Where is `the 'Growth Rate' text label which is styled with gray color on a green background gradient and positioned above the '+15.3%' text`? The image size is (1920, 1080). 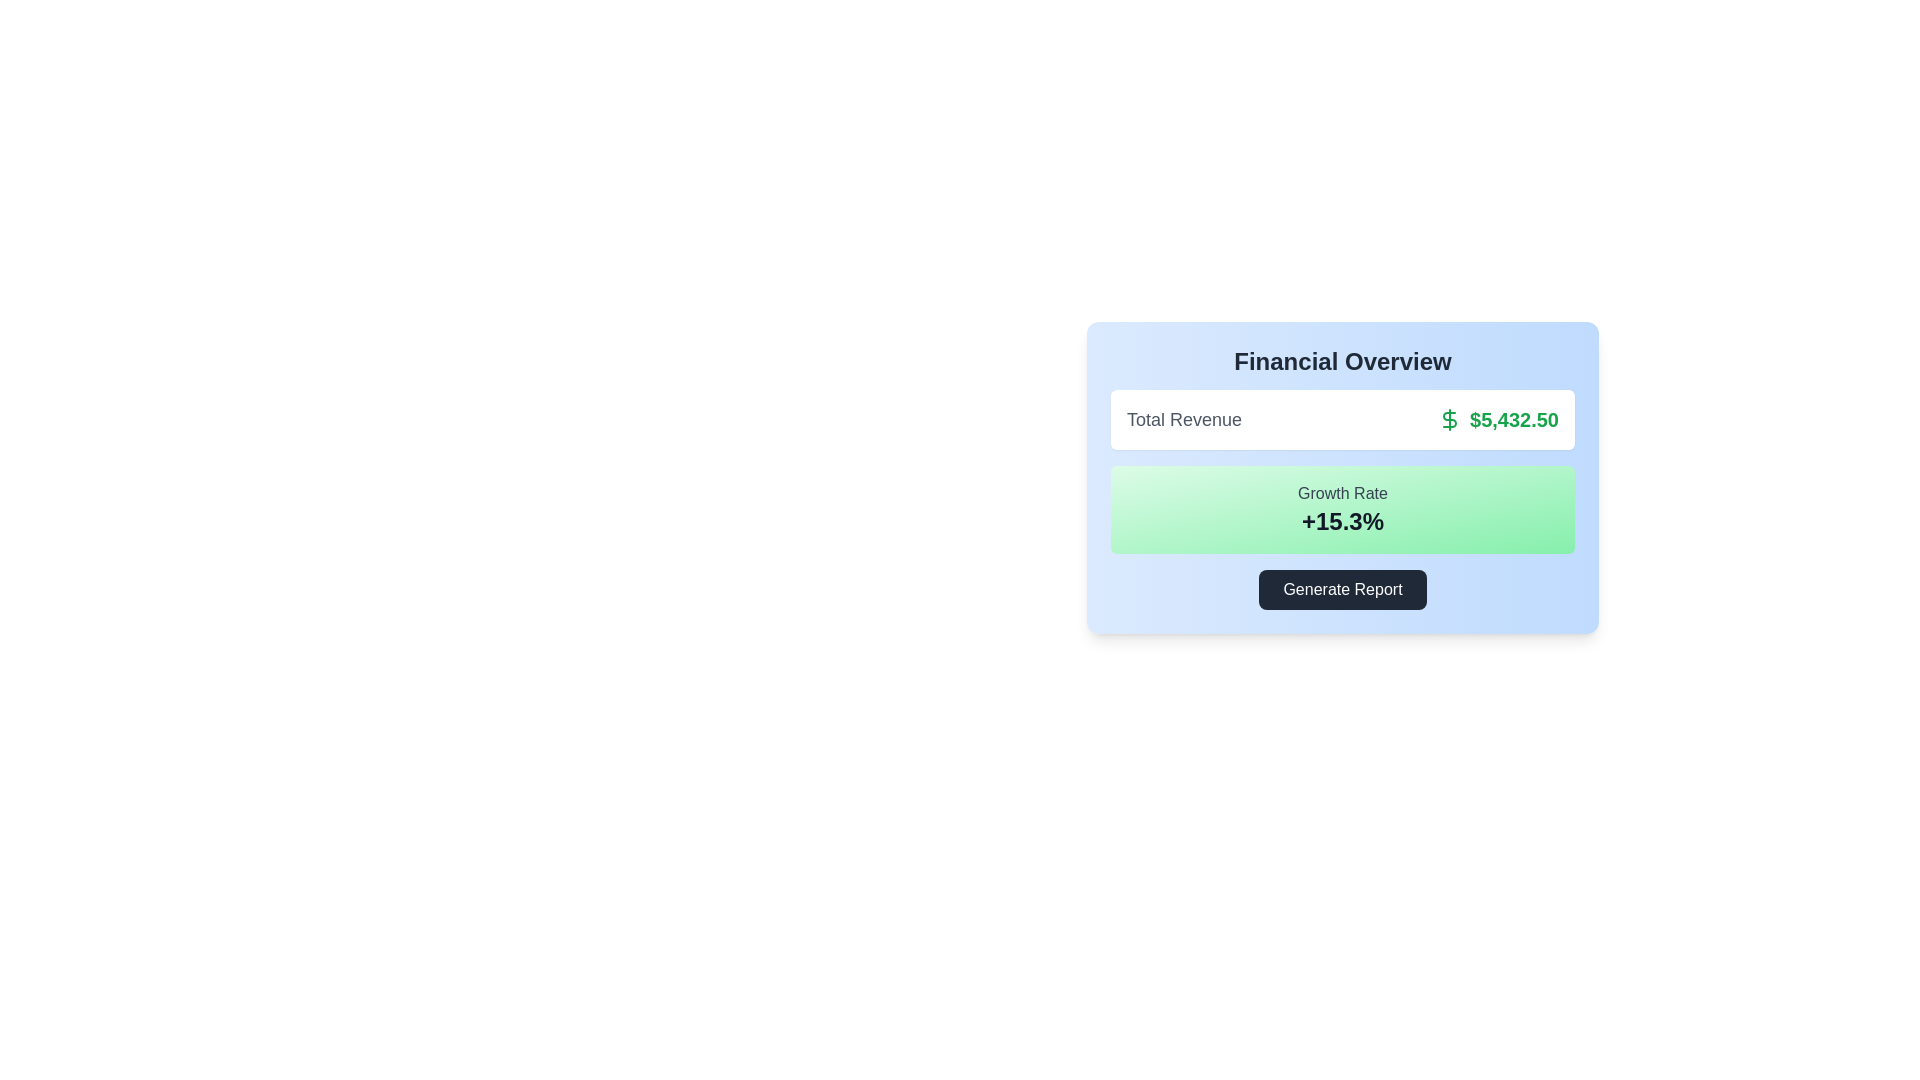
the 'Growth Rate' text label which is styled with gray color on a green background gradient and positioned above the '+15.3%' text is located at coordinates (1343, 493).